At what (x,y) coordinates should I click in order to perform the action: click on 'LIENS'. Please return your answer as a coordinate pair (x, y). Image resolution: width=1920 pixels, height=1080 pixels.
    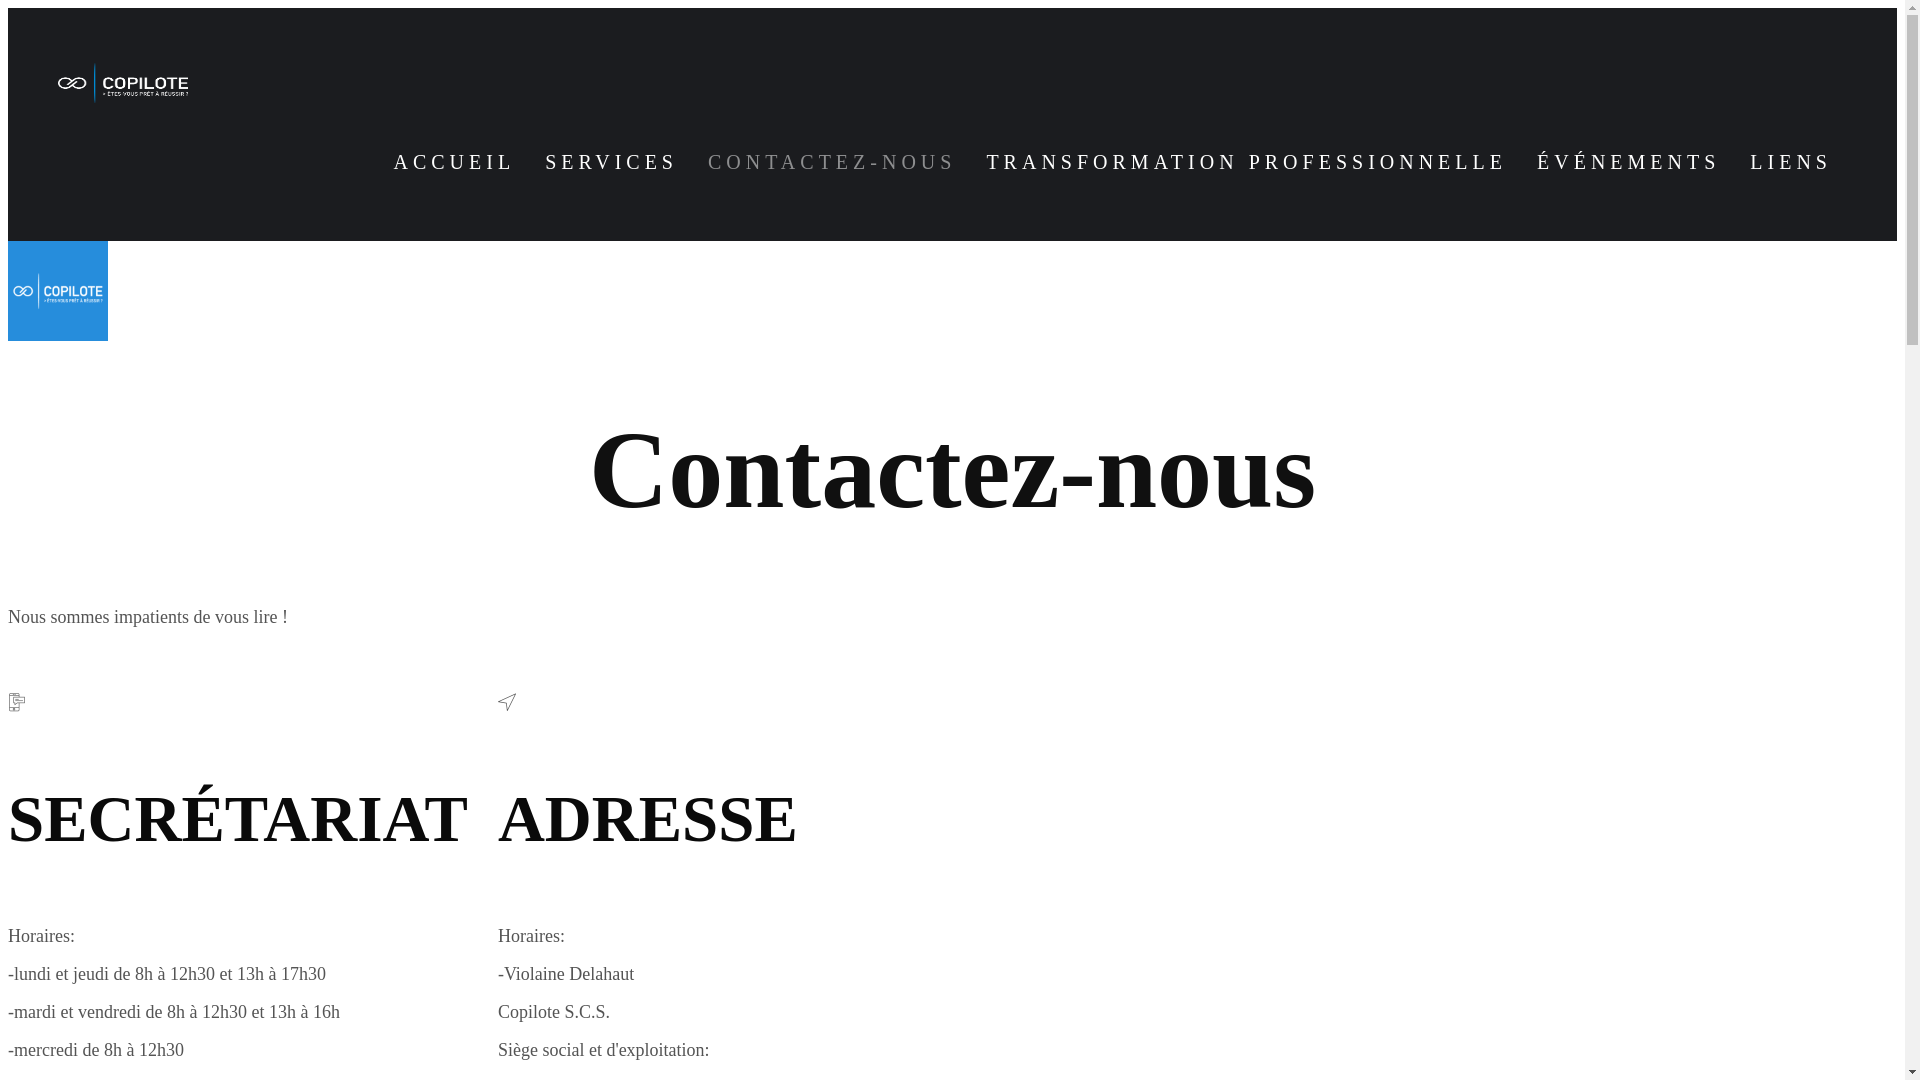
    Looking at the image, I should click on (1790, 161).